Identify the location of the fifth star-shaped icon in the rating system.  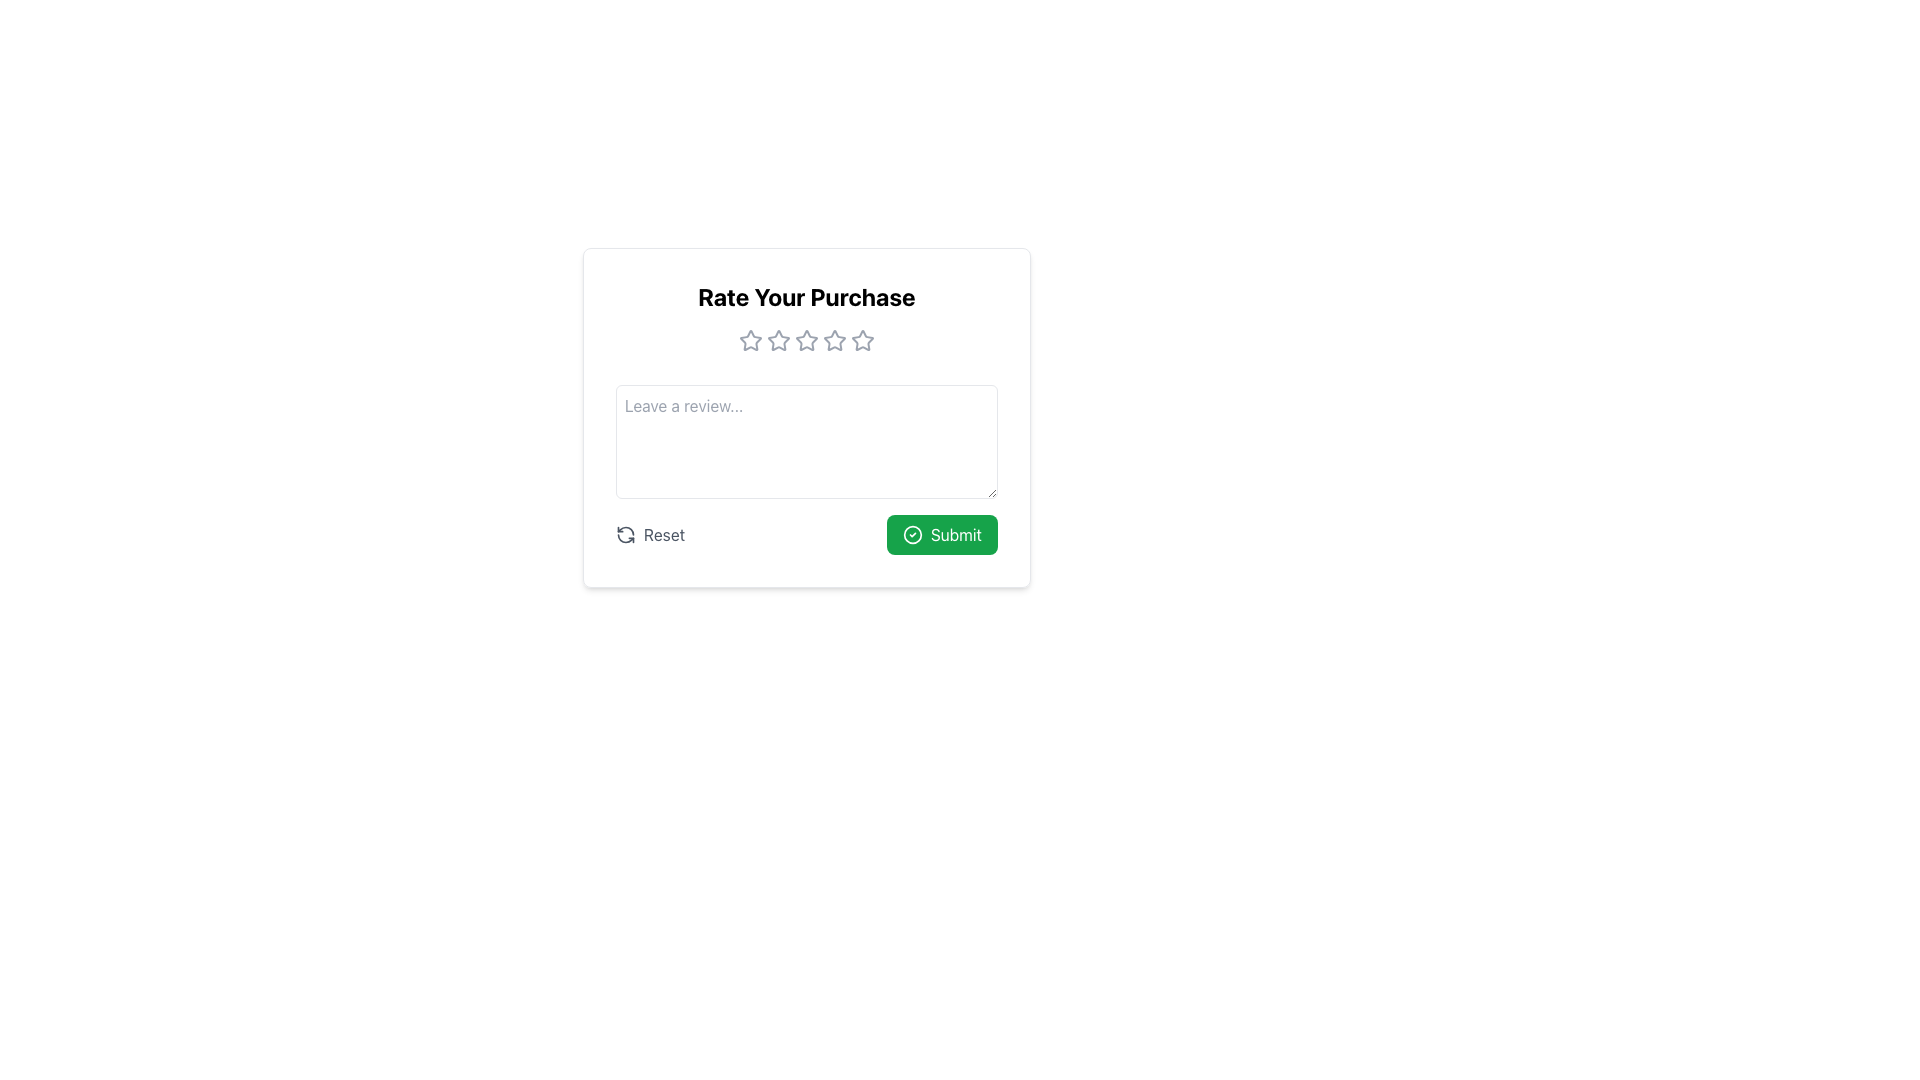
(863, 339).